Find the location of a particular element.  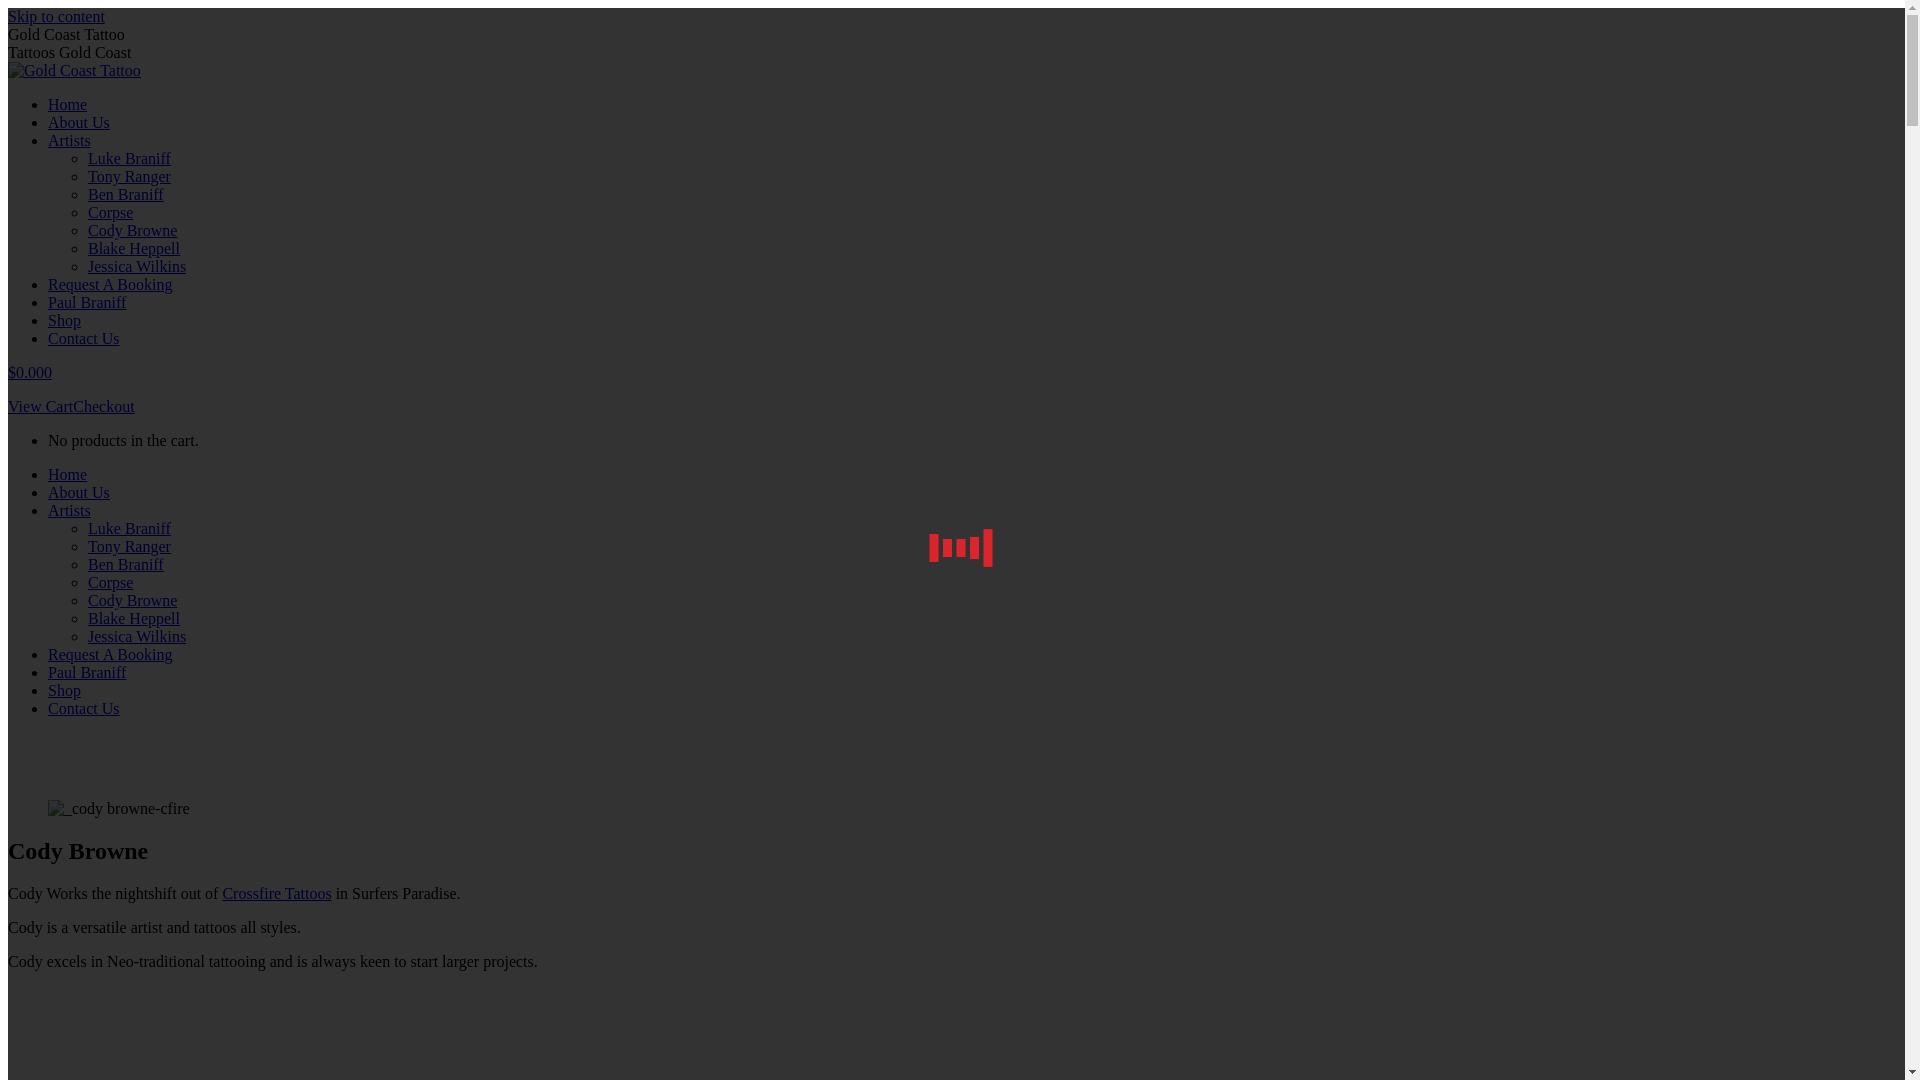

'Checkout' is located at coordinates (102, 405).